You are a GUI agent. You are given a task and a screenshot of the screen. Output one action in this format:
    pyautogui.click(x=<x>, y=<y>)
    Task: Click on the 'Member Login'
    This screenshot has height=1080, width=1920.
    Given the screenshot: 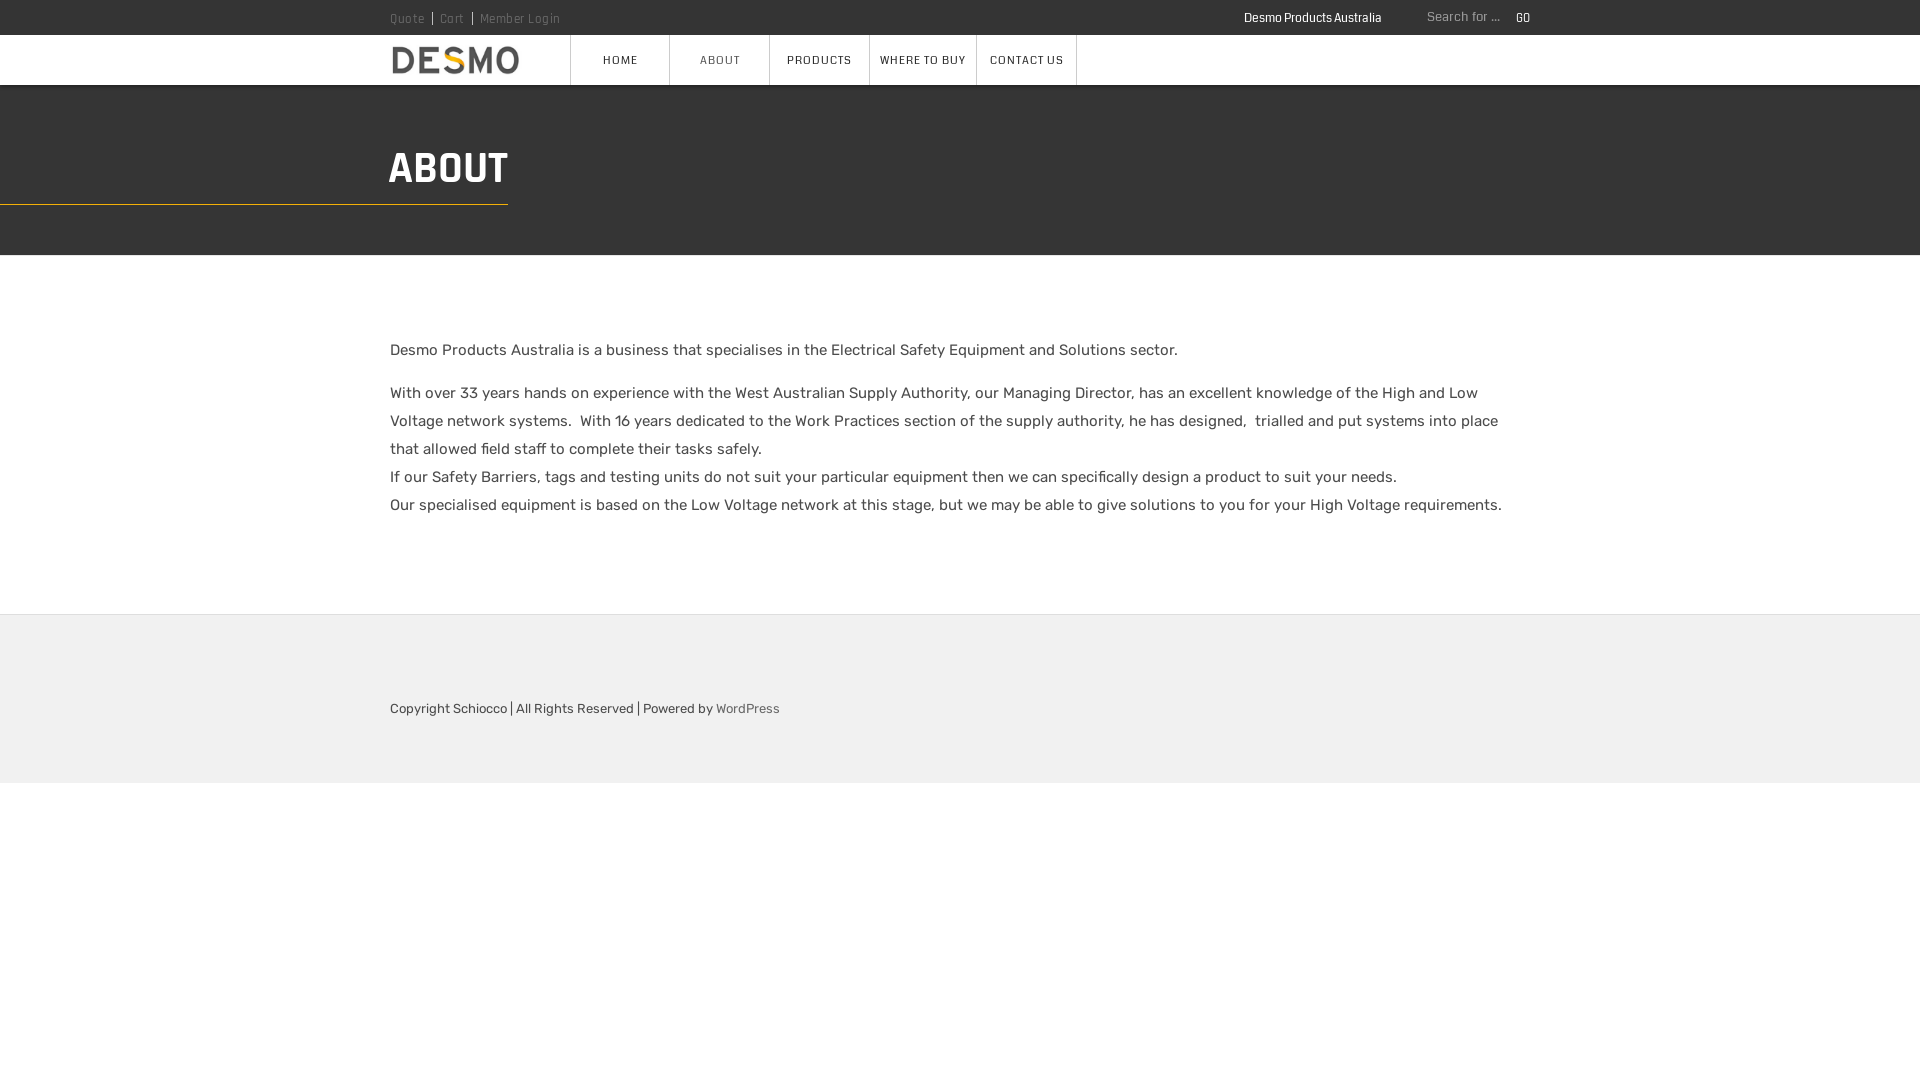 What is the action you would take?
    pyautogui.click(x=520, y=19)
    